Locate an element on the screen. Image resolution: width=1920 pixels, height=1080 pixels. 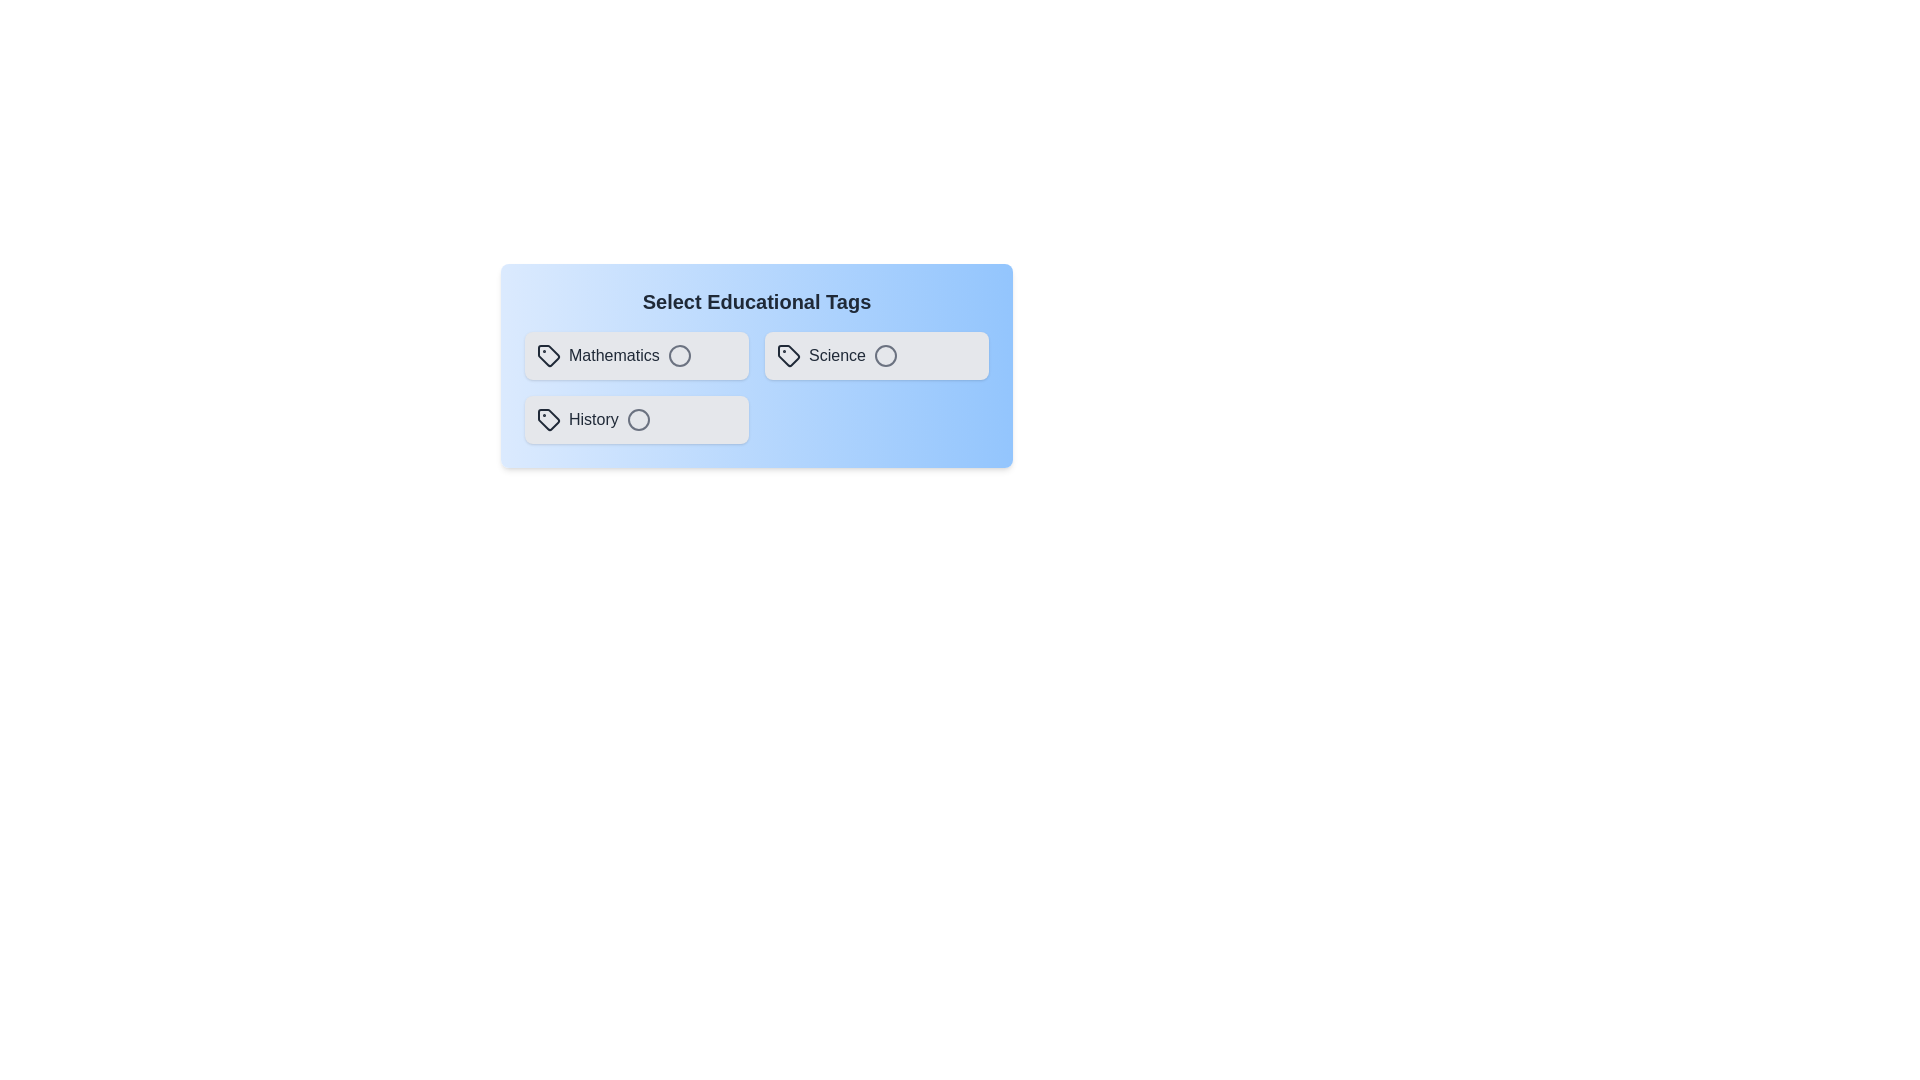
the EducationalTagSelector component by clicking on its center is located at coordinates (756, 366).